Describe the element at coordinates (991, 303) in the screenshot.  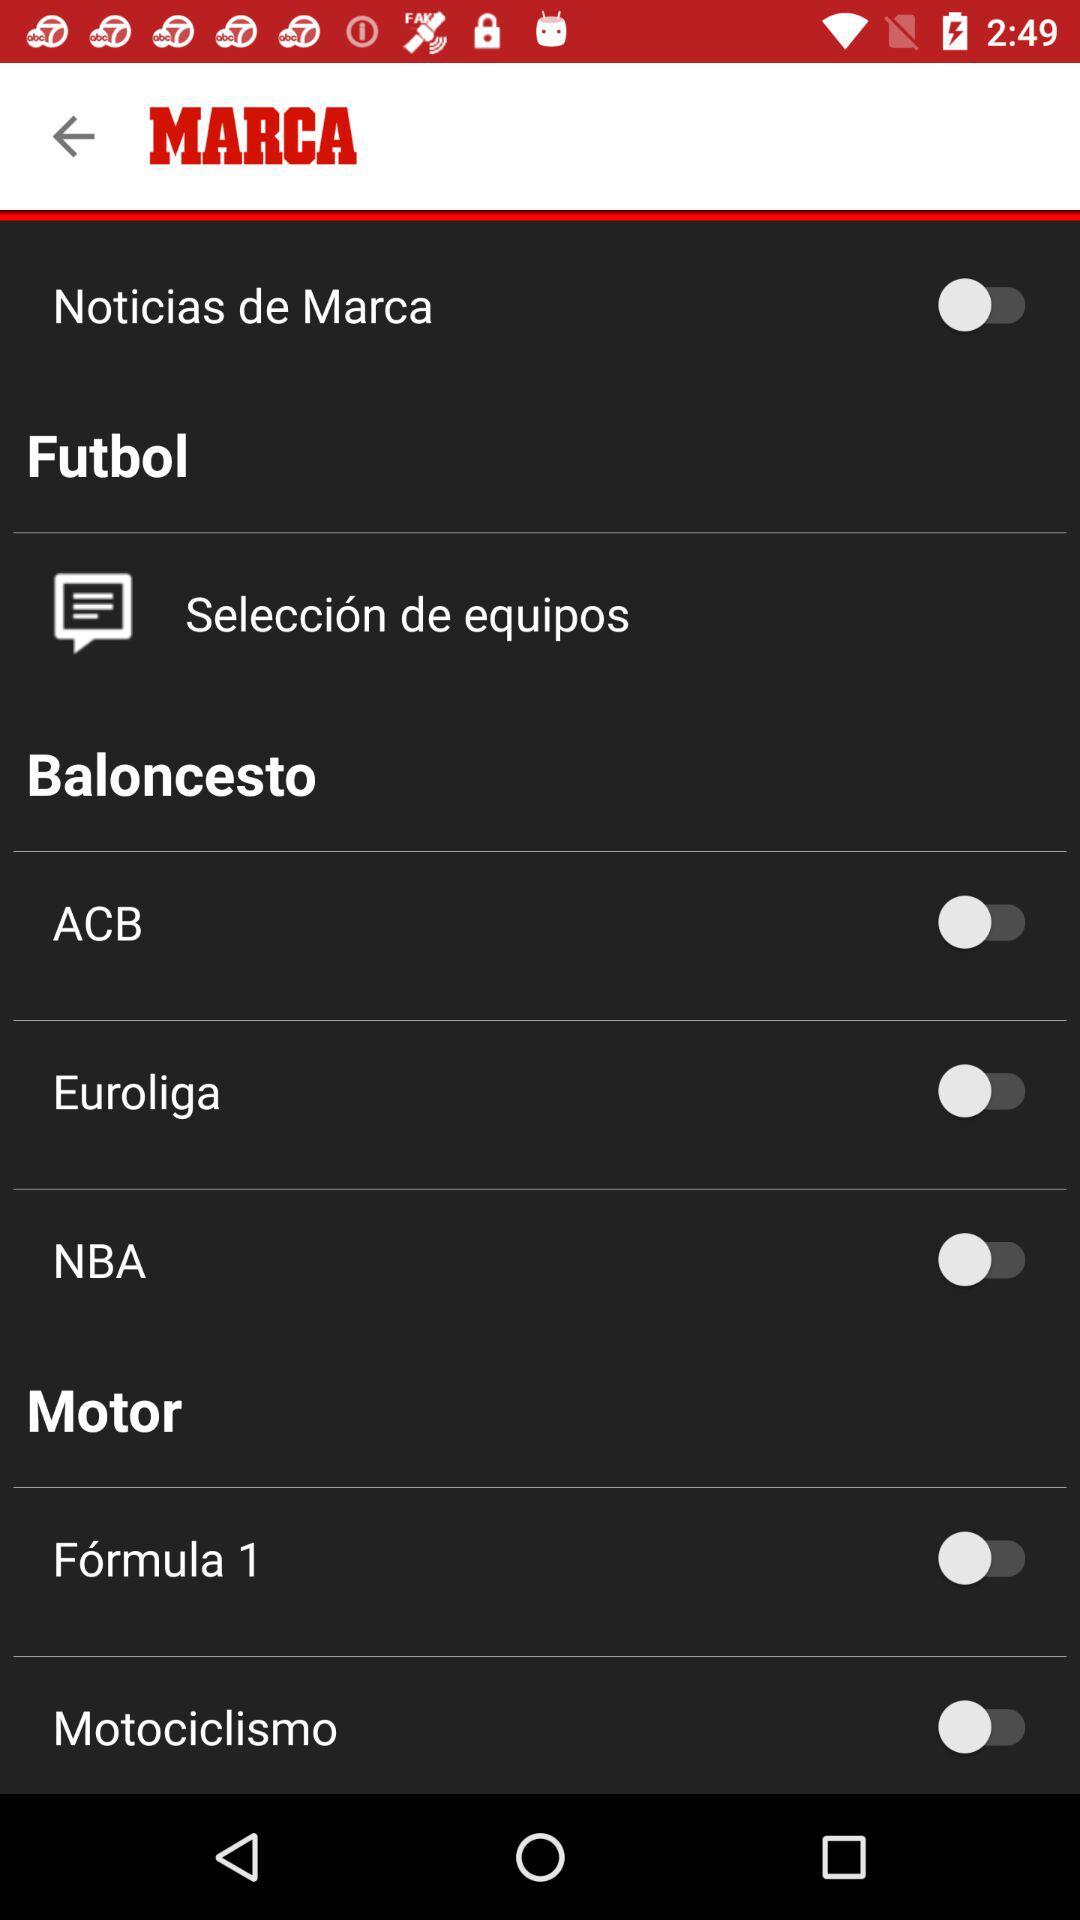
I see `noticias de marca option` at that location.